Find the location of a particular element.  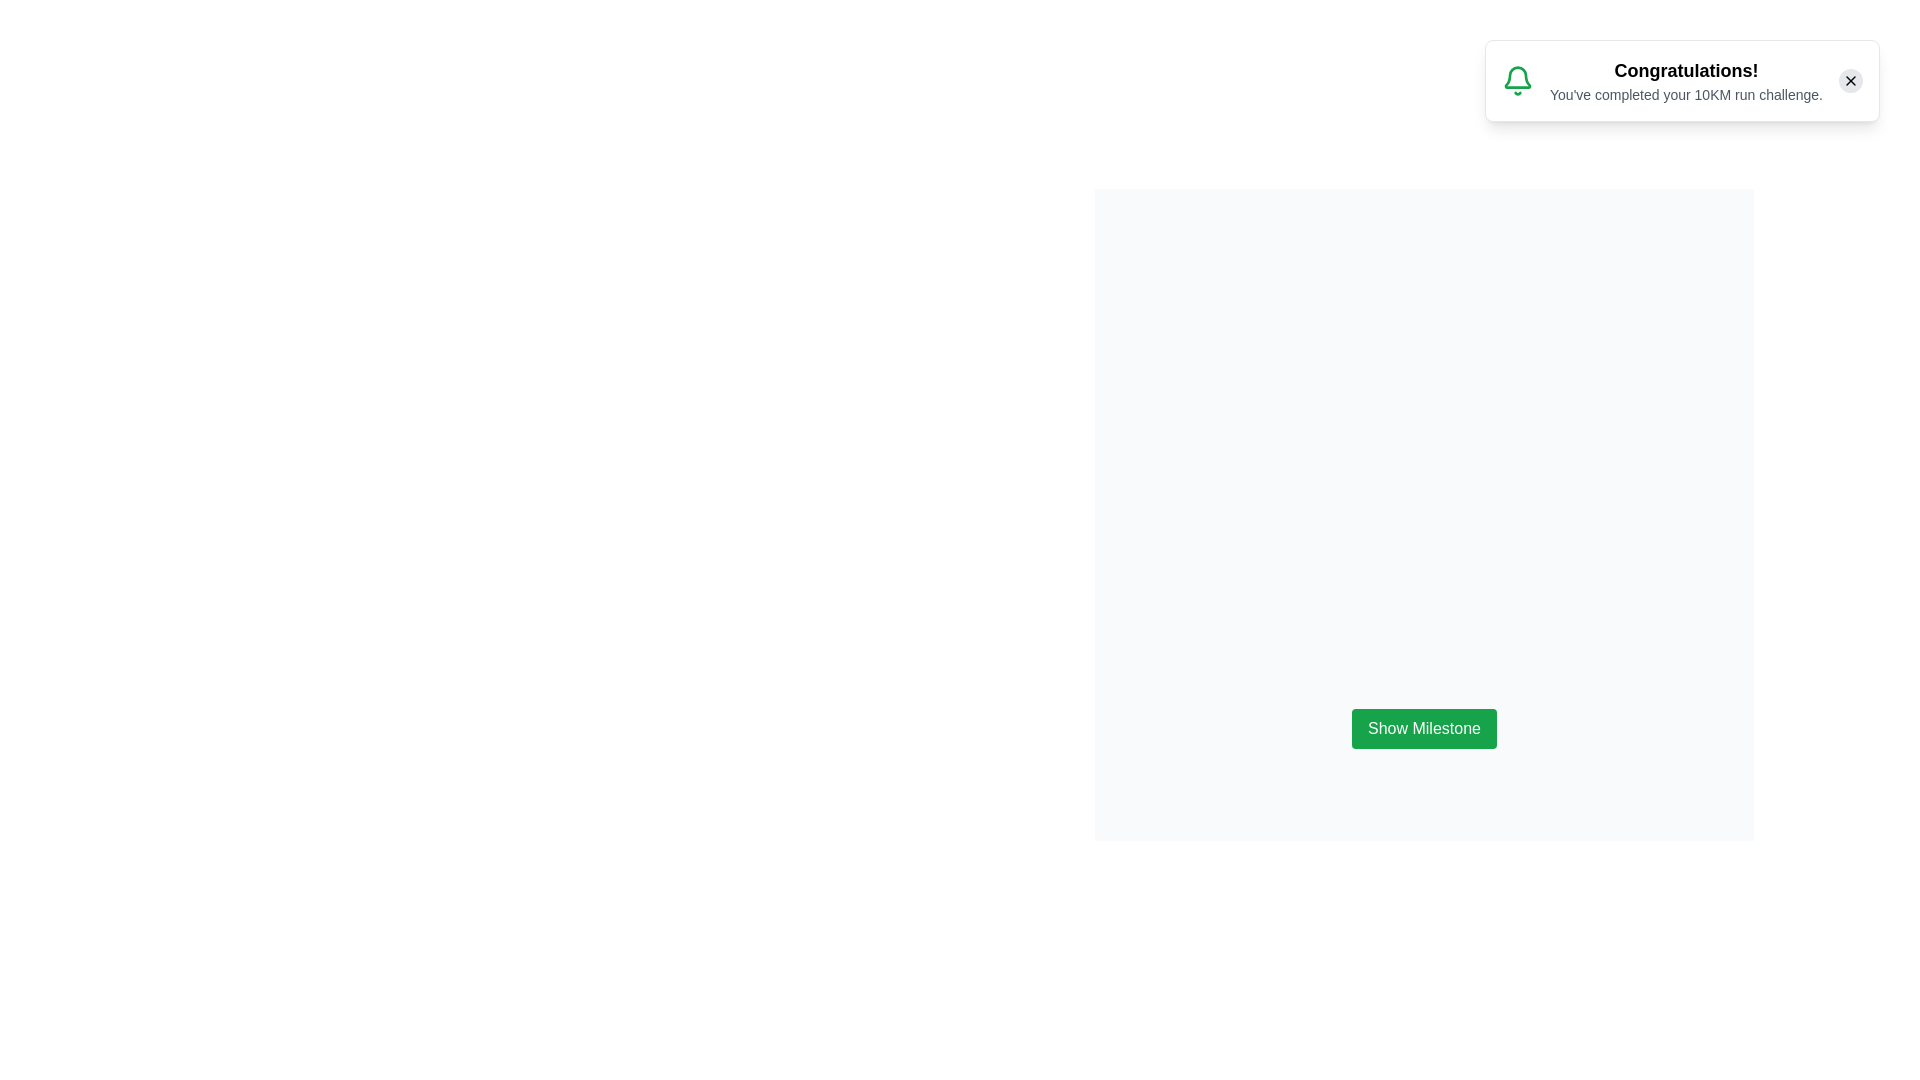

the notification icon is located at coordinates (1517, 80).